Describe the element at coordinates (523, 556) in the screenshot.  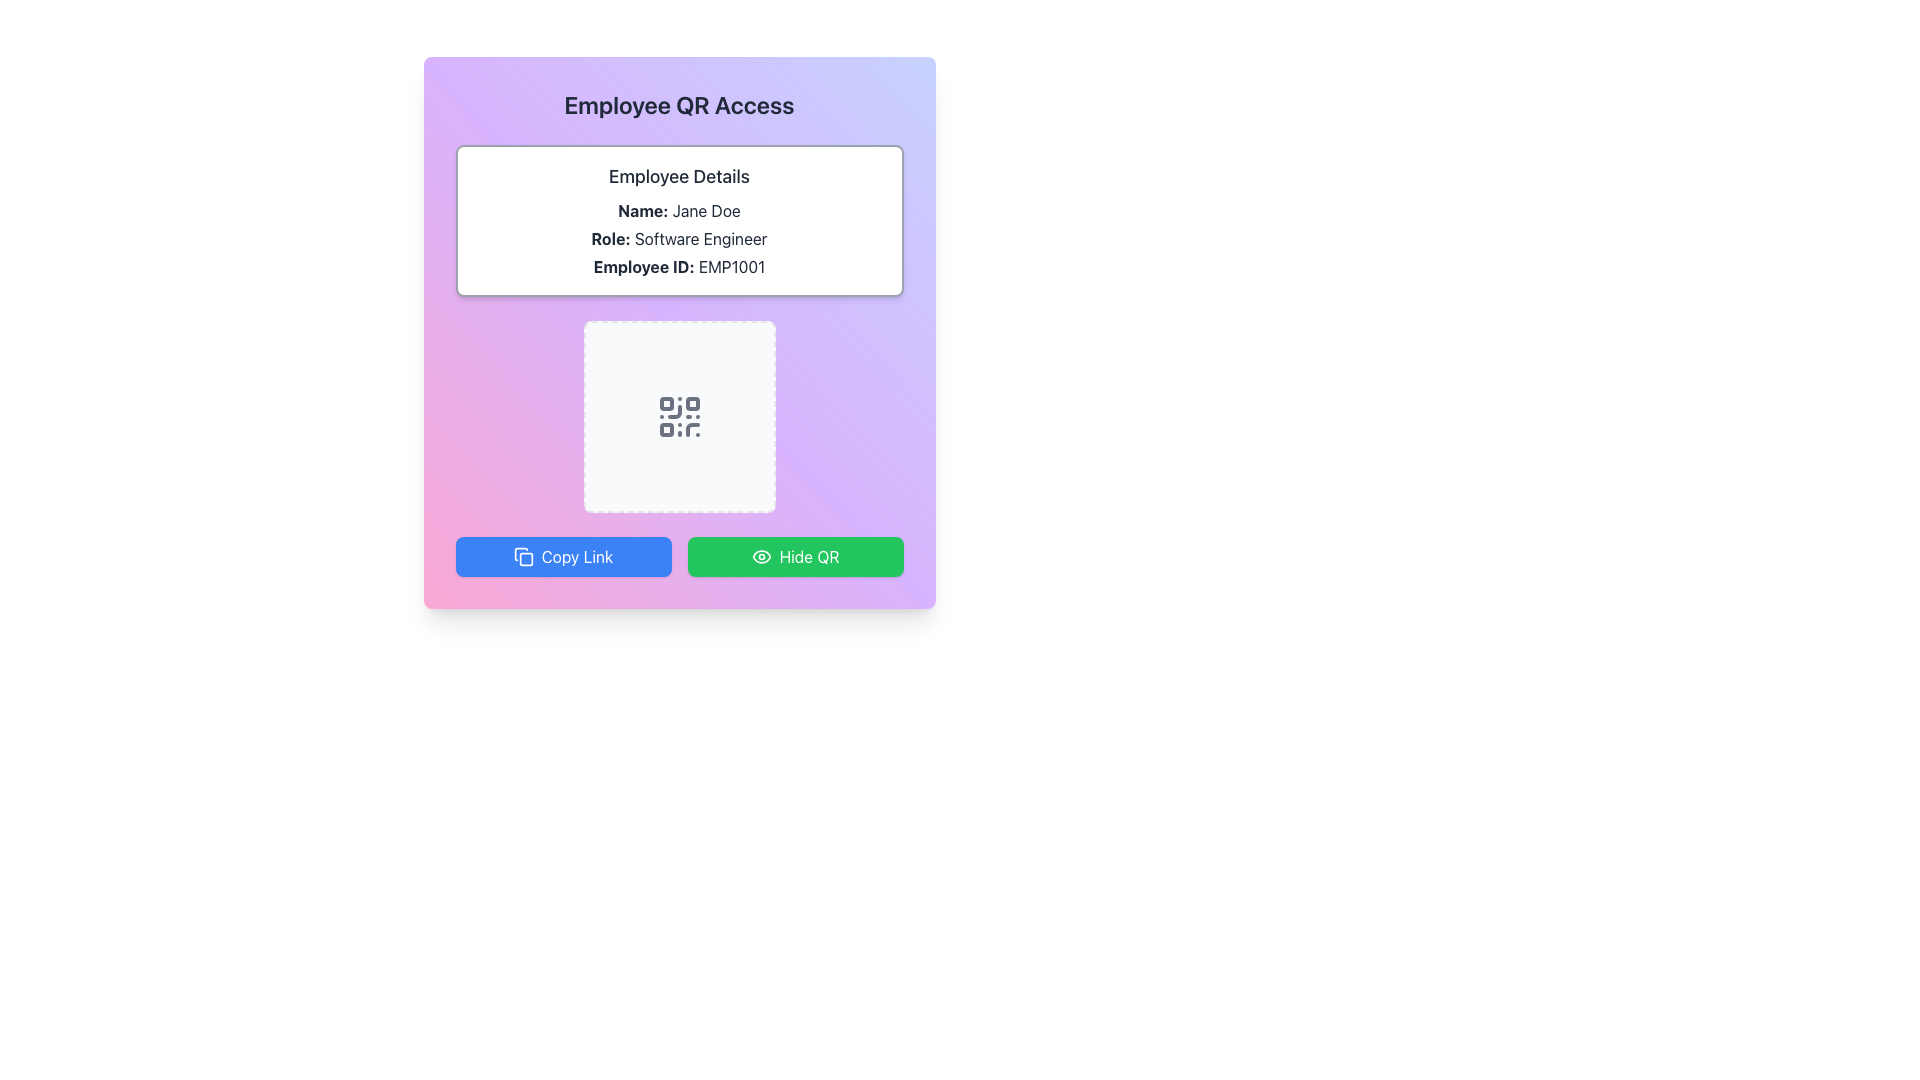
I see `the icon featuring two overlapping rectangles, which is located to the left inside the blue button labeled 'Copy Link'` at that location.